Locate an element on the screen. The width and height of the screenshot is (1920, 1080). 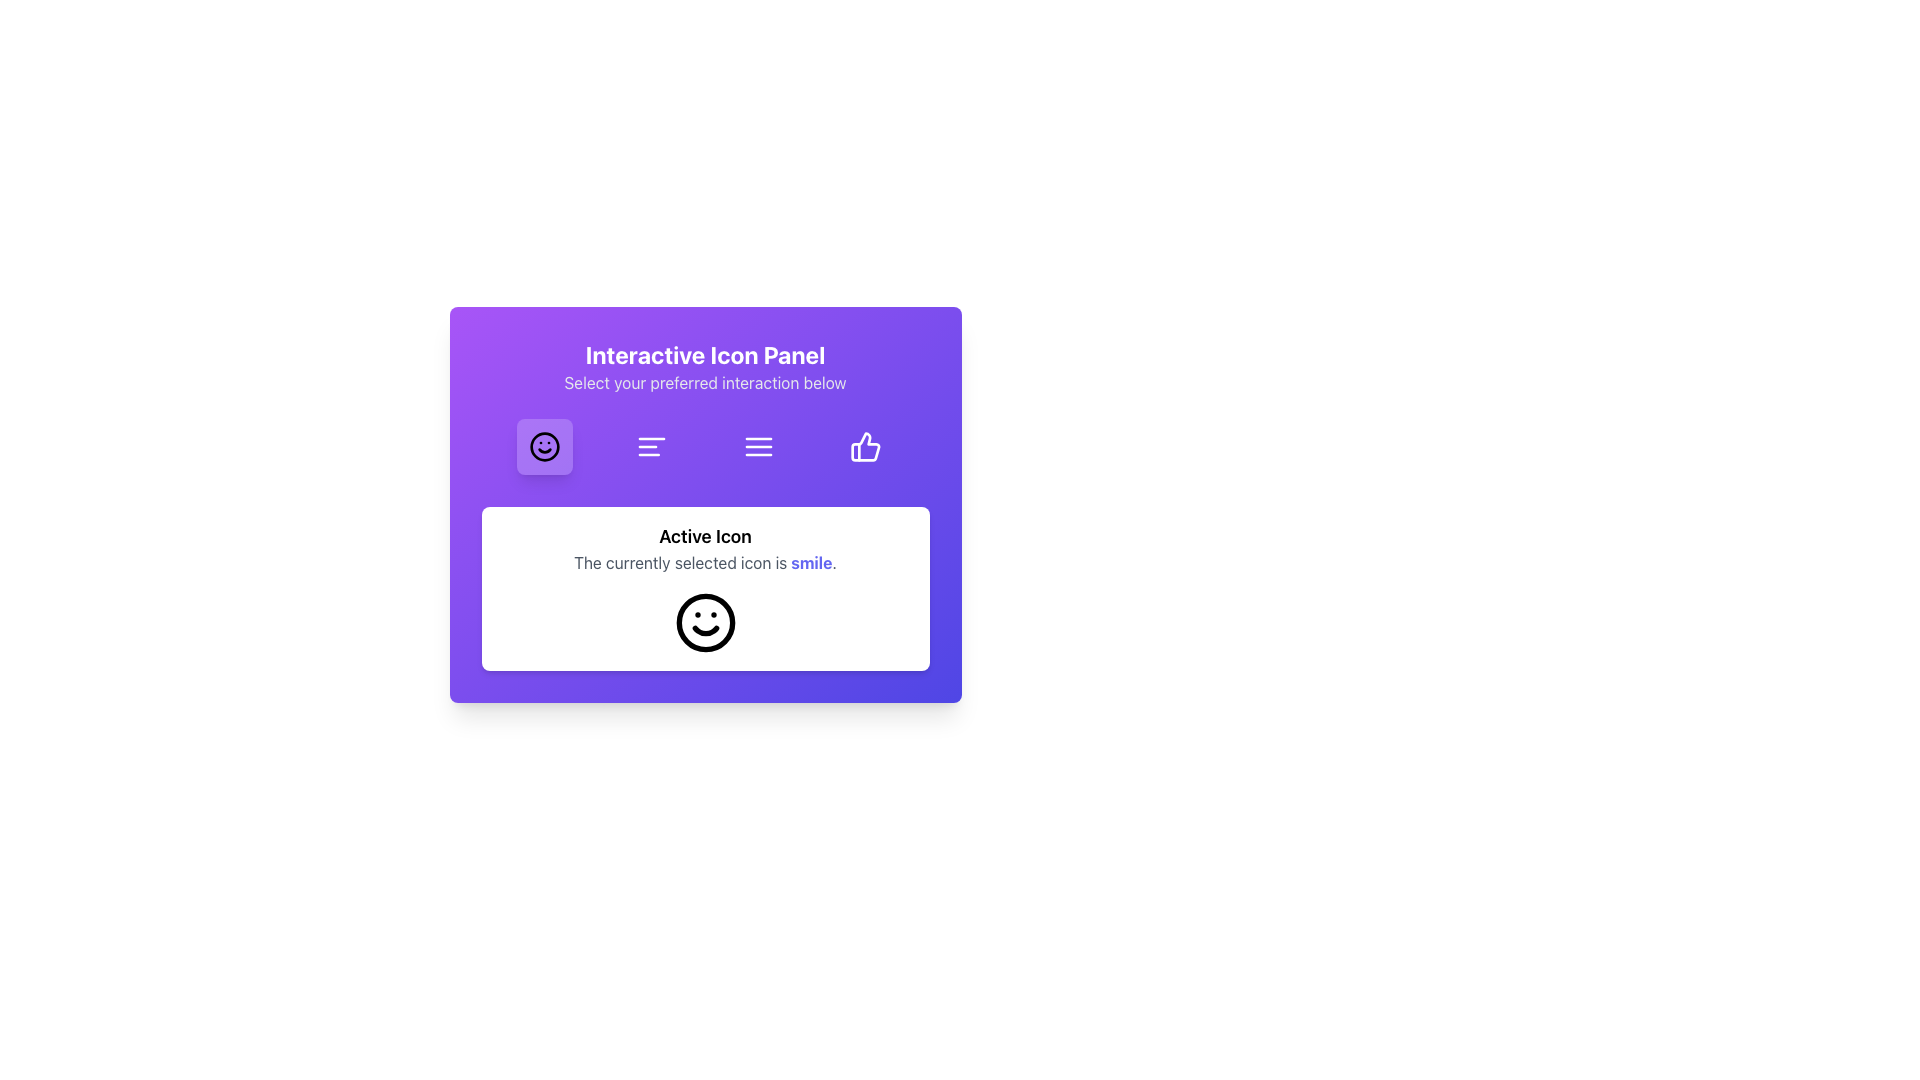
the header and sub-header text block at the top center of the purple card with a gradient background, which prompts user interaction is located at coordinates (705, 366).